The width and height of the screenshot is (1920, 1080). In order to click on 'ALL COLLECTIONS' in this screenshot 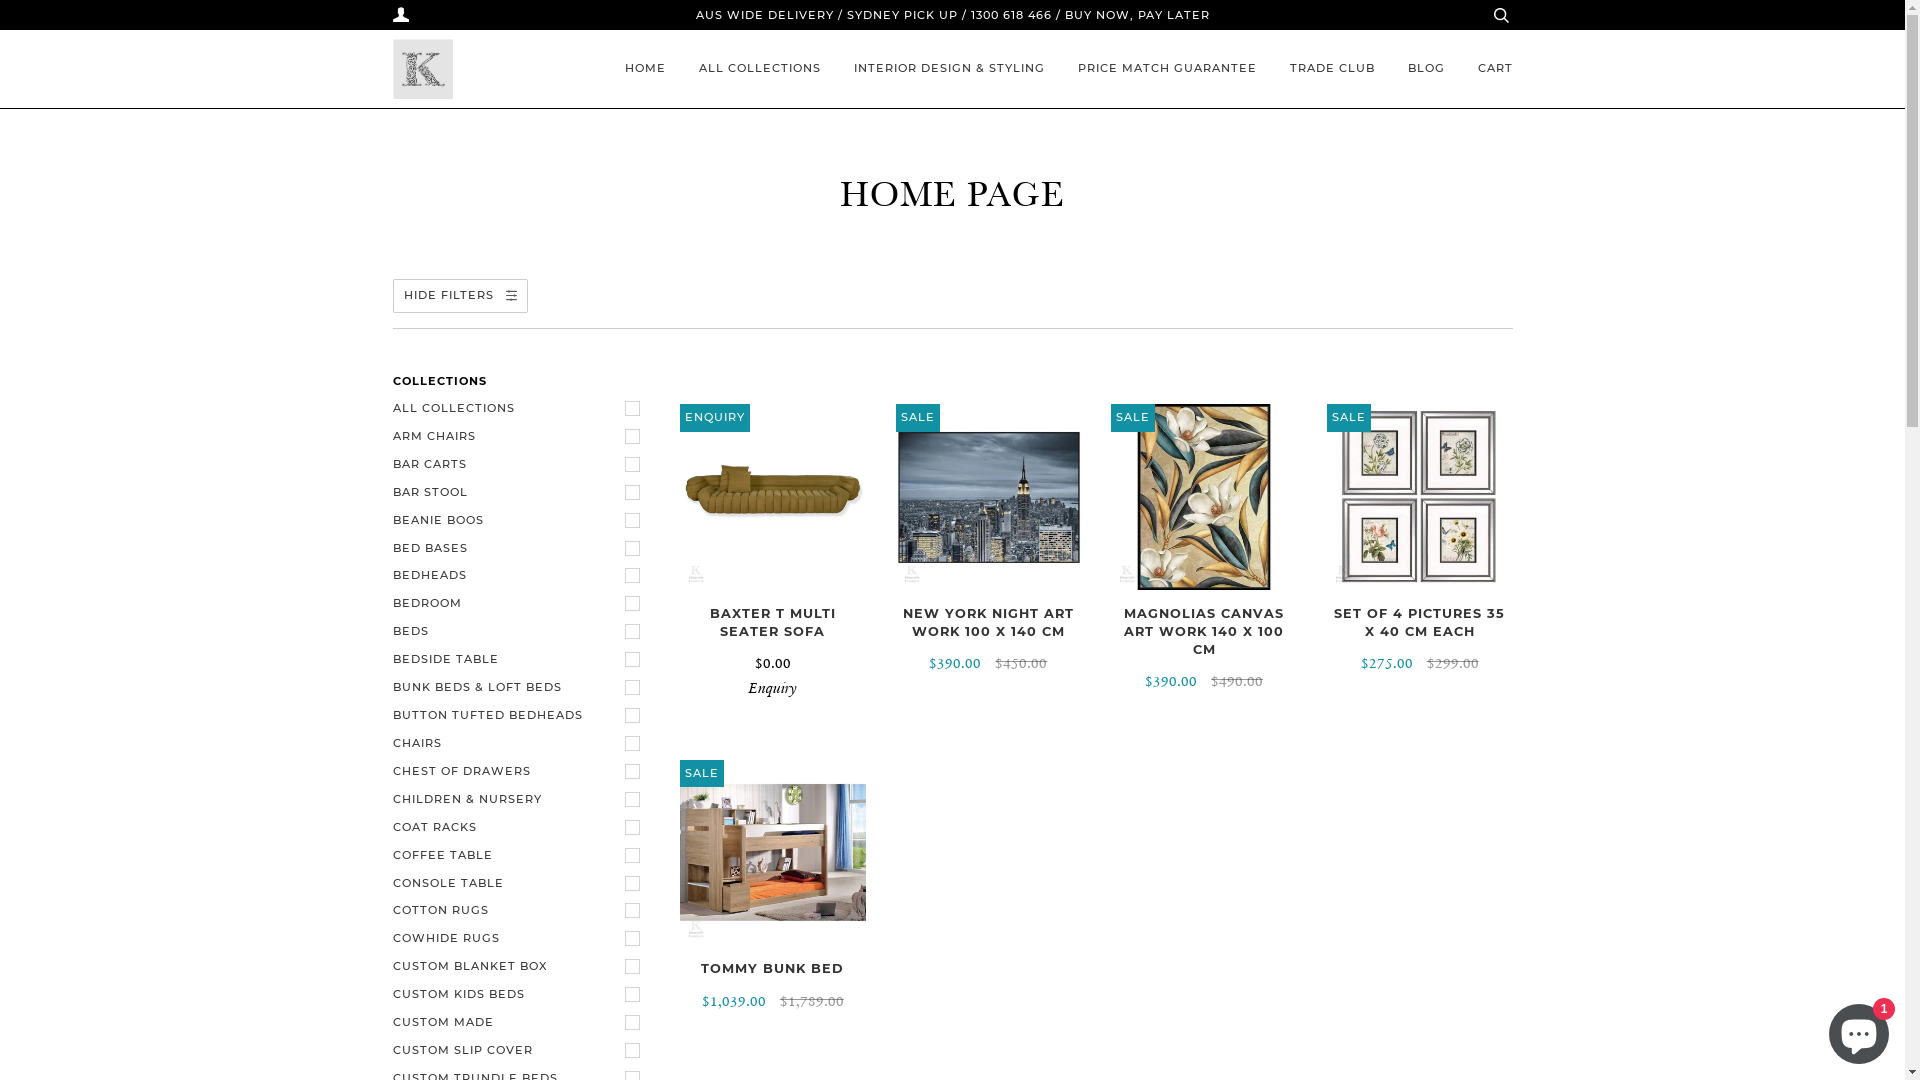, I will do `click(757, 68)`.